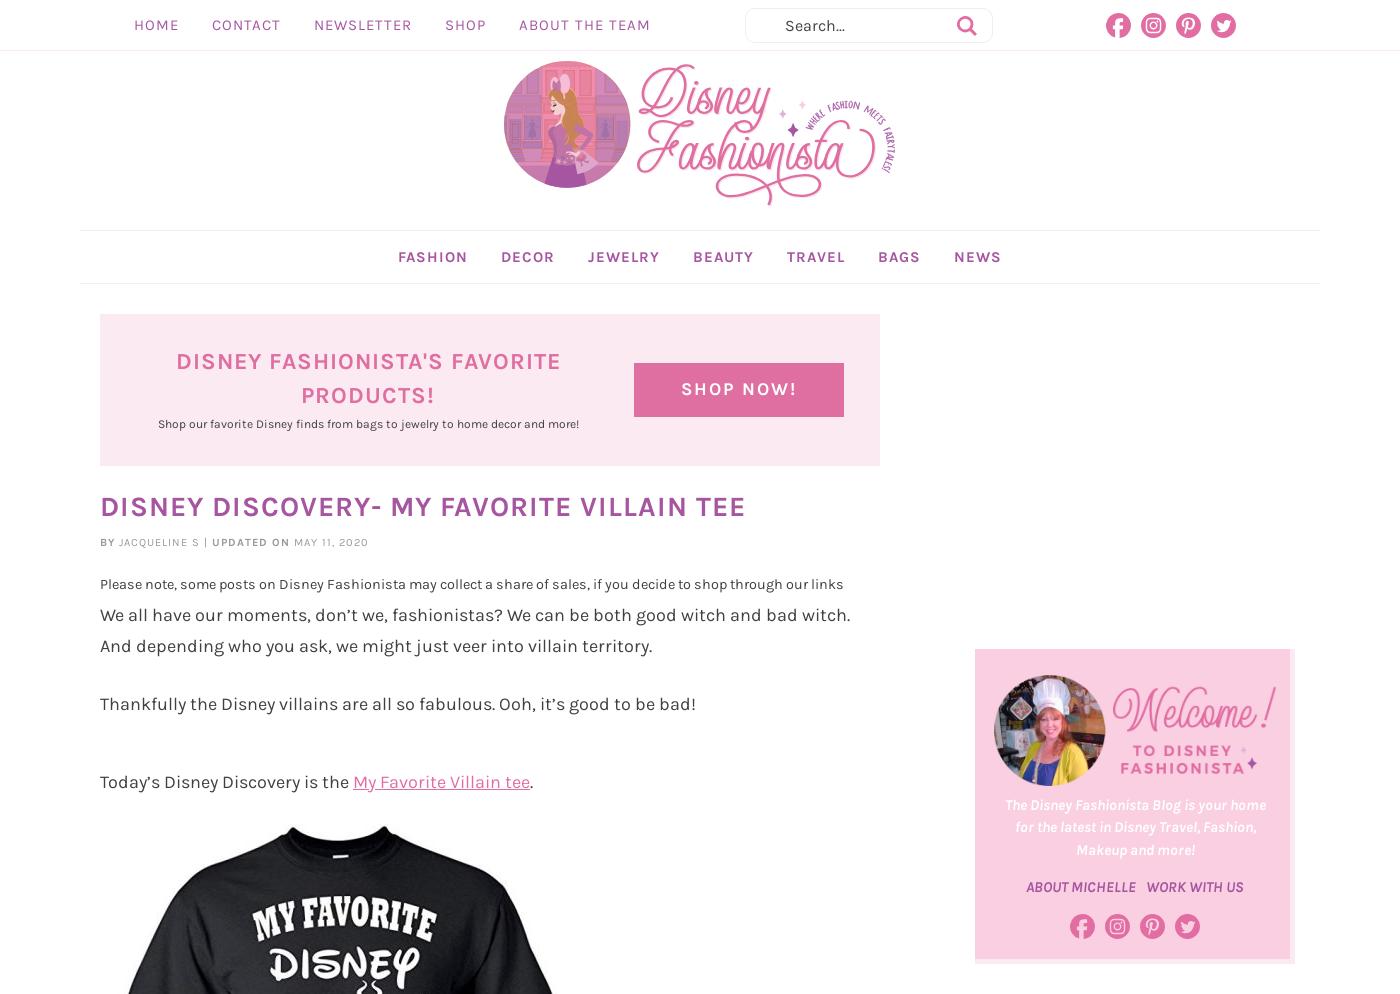 The image size is (1400, 994). Describe the element at coordinates (588, 301) in the screenshot. I see `'JEWELRY'` at that location.